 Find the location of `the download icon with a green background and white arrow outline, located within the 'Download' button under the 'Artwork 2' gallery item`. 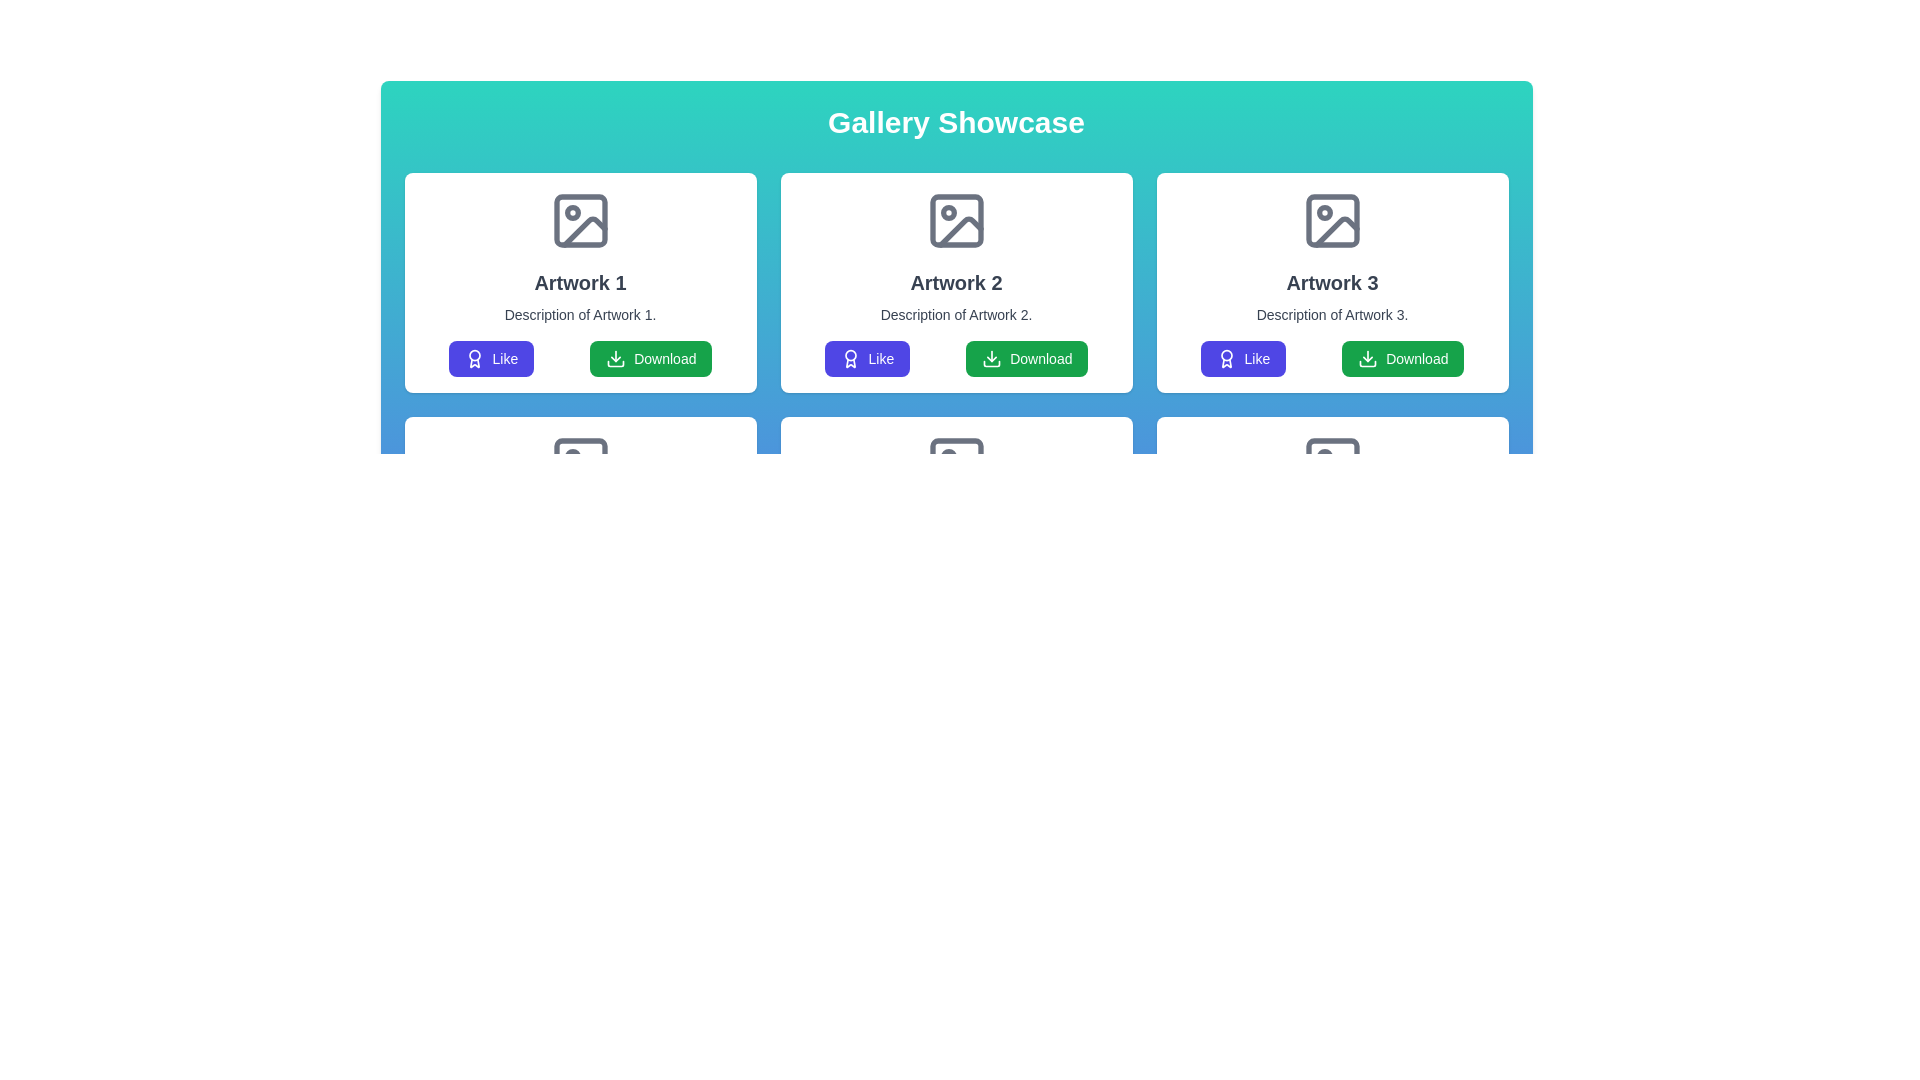

the download icon with a green background and white arrow outline, located within the 'Download' button under the 'Artwork 2' gallery item is located at coordinates (992, 357).